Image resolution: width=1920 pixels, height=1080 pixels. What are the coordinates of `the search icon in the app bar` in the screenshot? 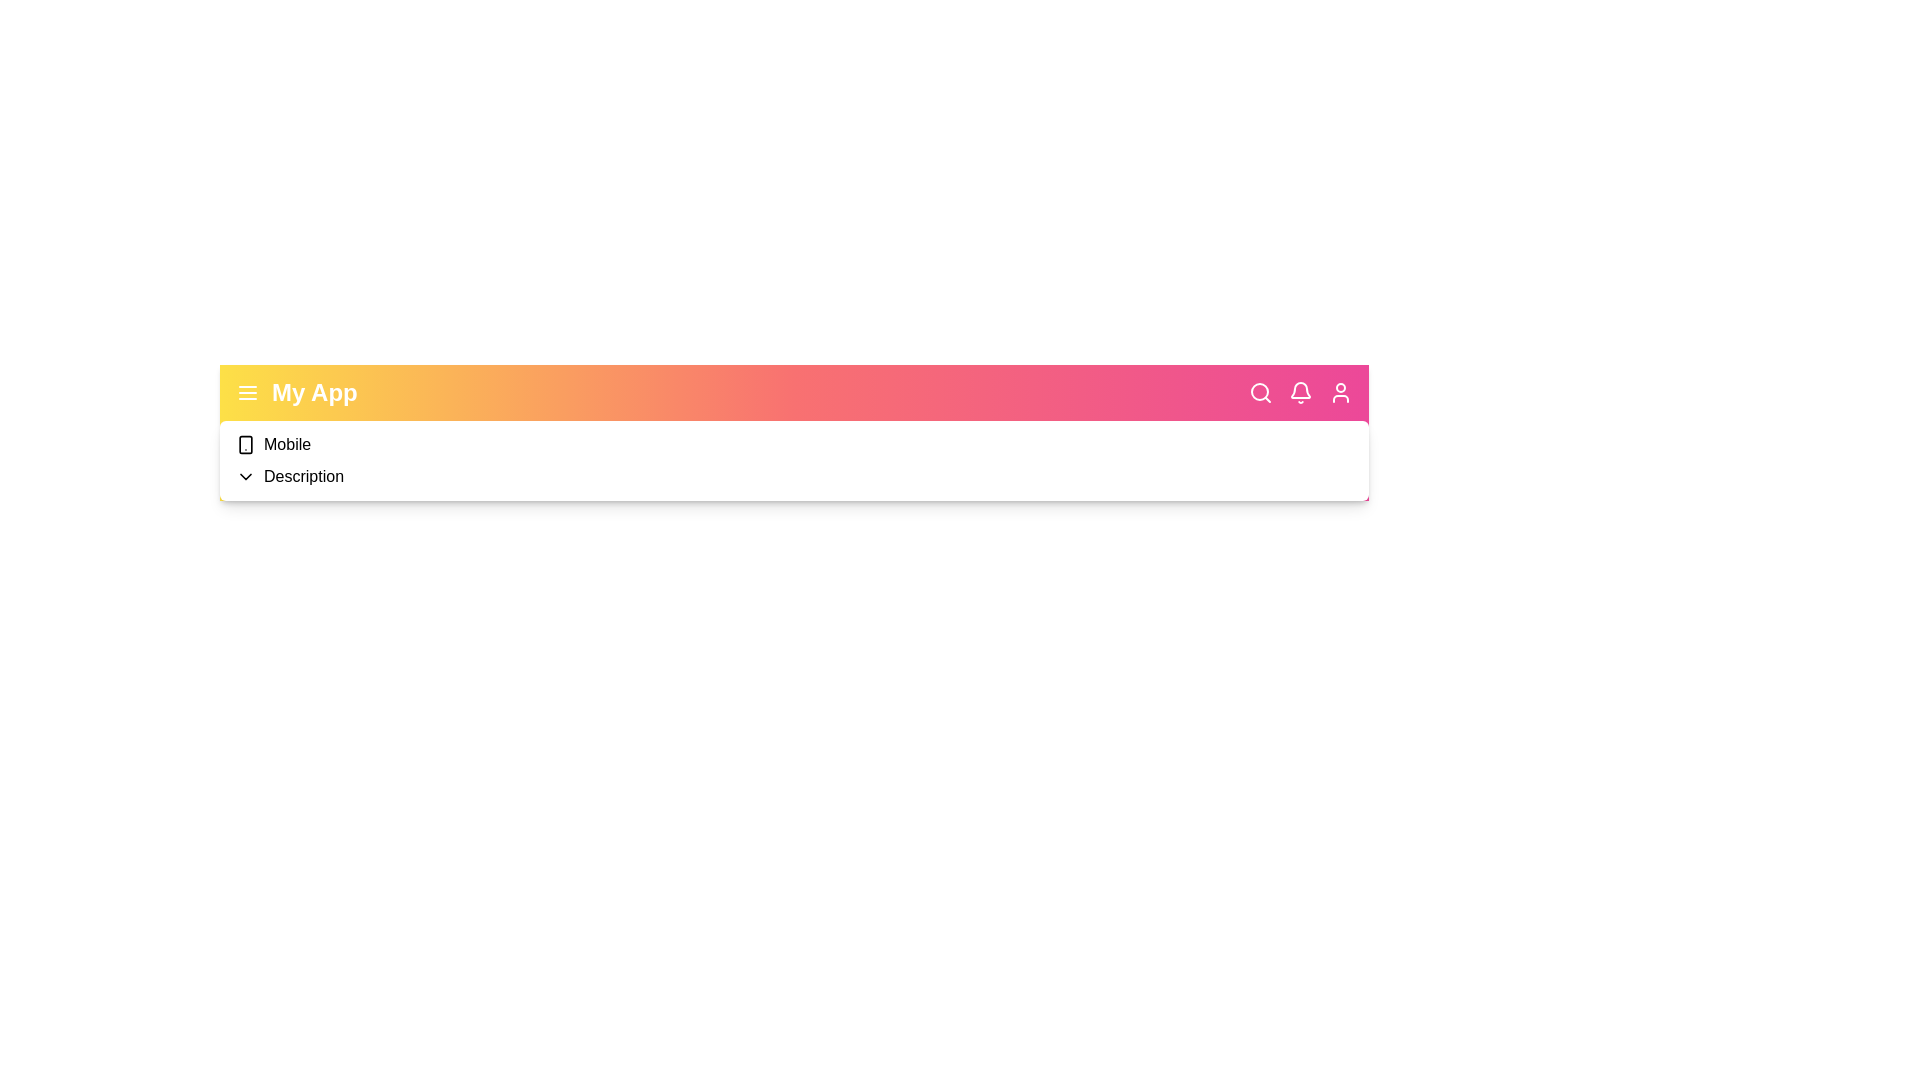 It's located at (1260, 393).